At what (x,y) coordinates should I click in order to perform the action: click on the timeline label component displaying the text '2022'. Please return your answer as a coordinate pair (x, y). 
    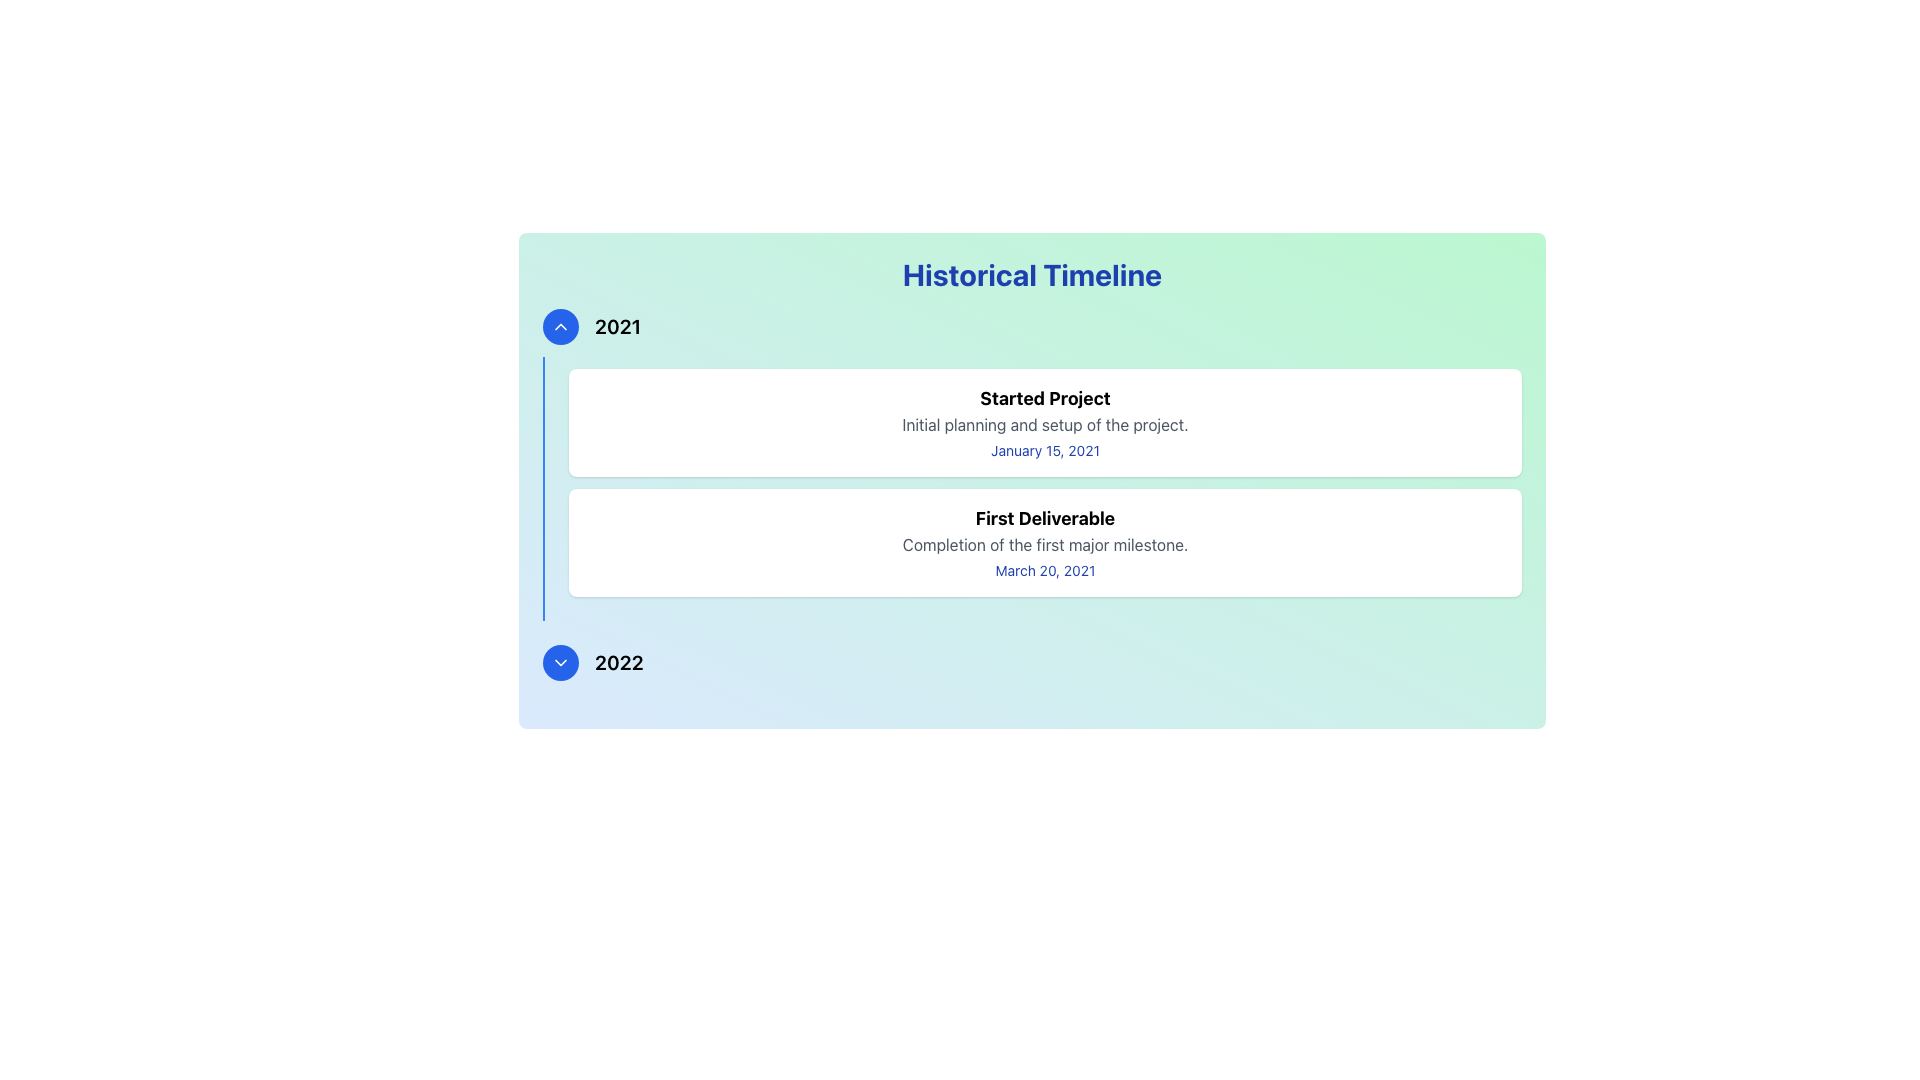
    Looking at the image, I should click on (1032, 663).